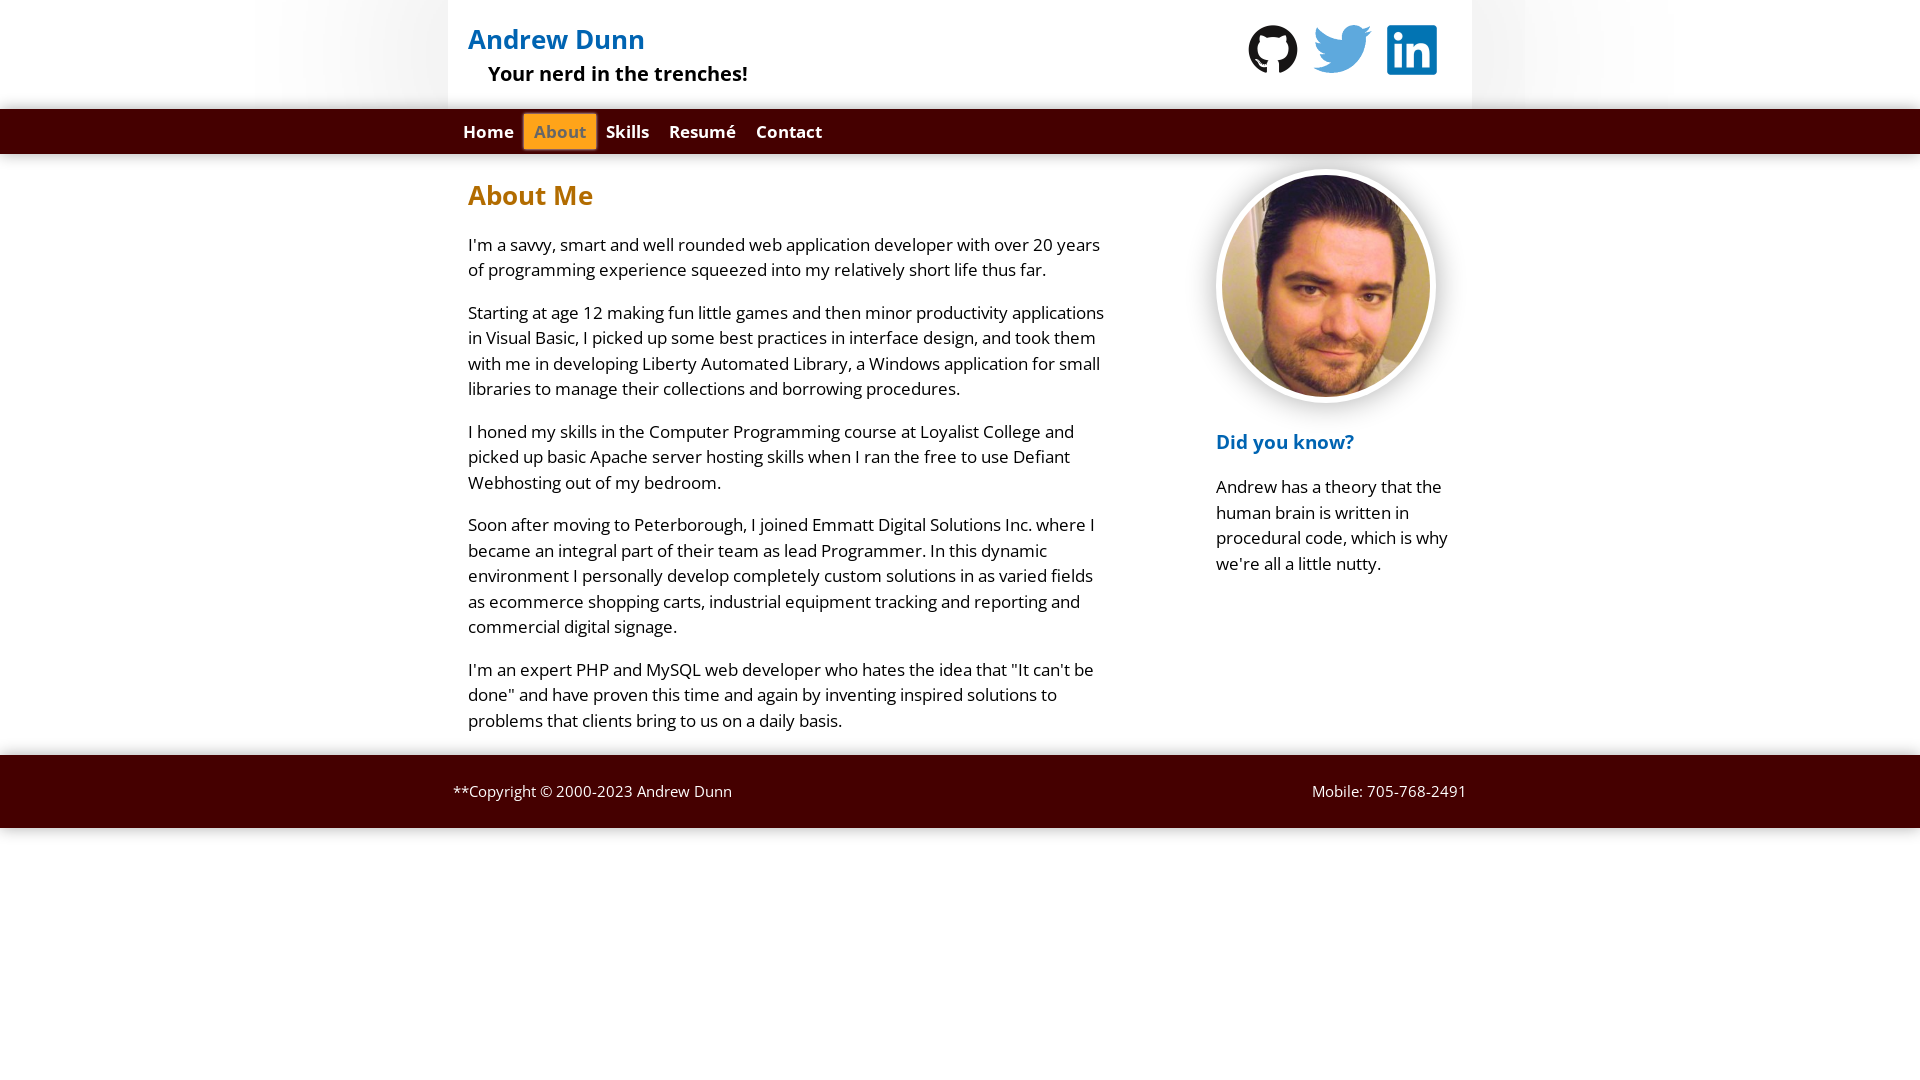 The image size is (1920, 1080). What do you see at coordinates (594, 131) in the screenshot?
I see `'Skills'` at bounding box center [594, 131].